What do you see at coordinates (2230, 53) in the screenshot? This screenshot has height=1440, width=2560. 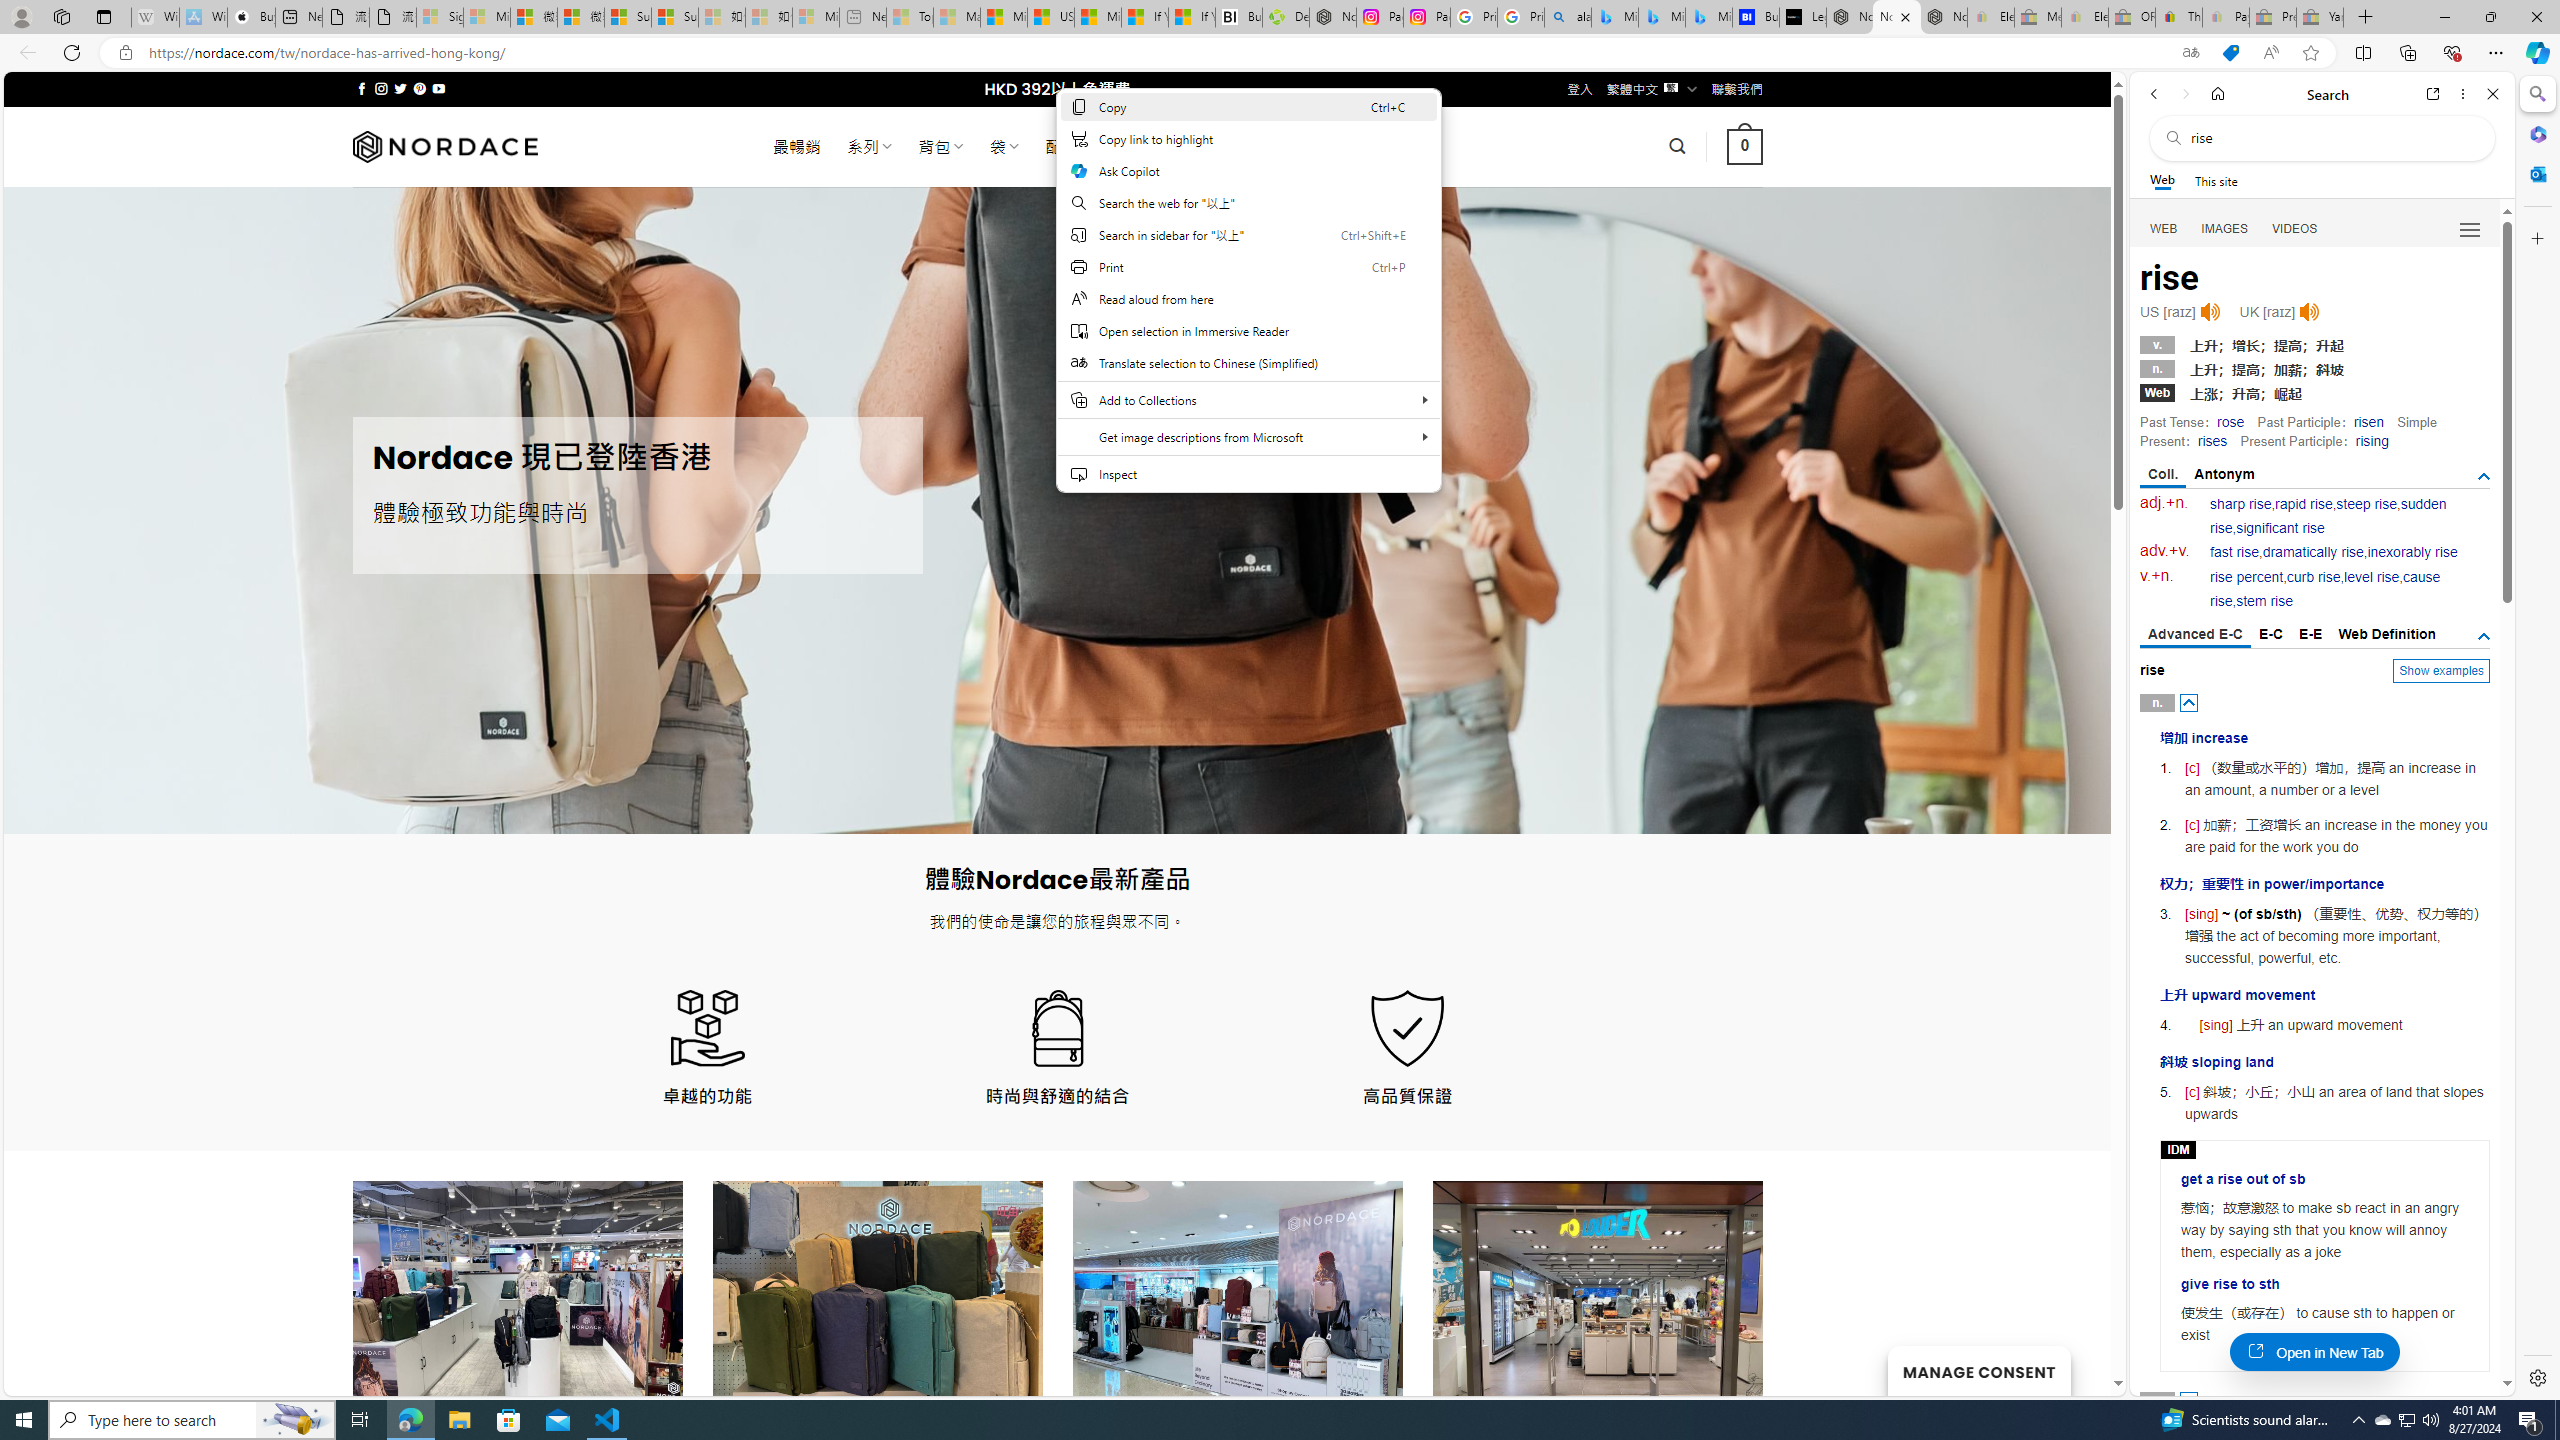 I see `'This site has coupons! Shopping in Microsoft Edge'` at bounding box center [2230, 53].